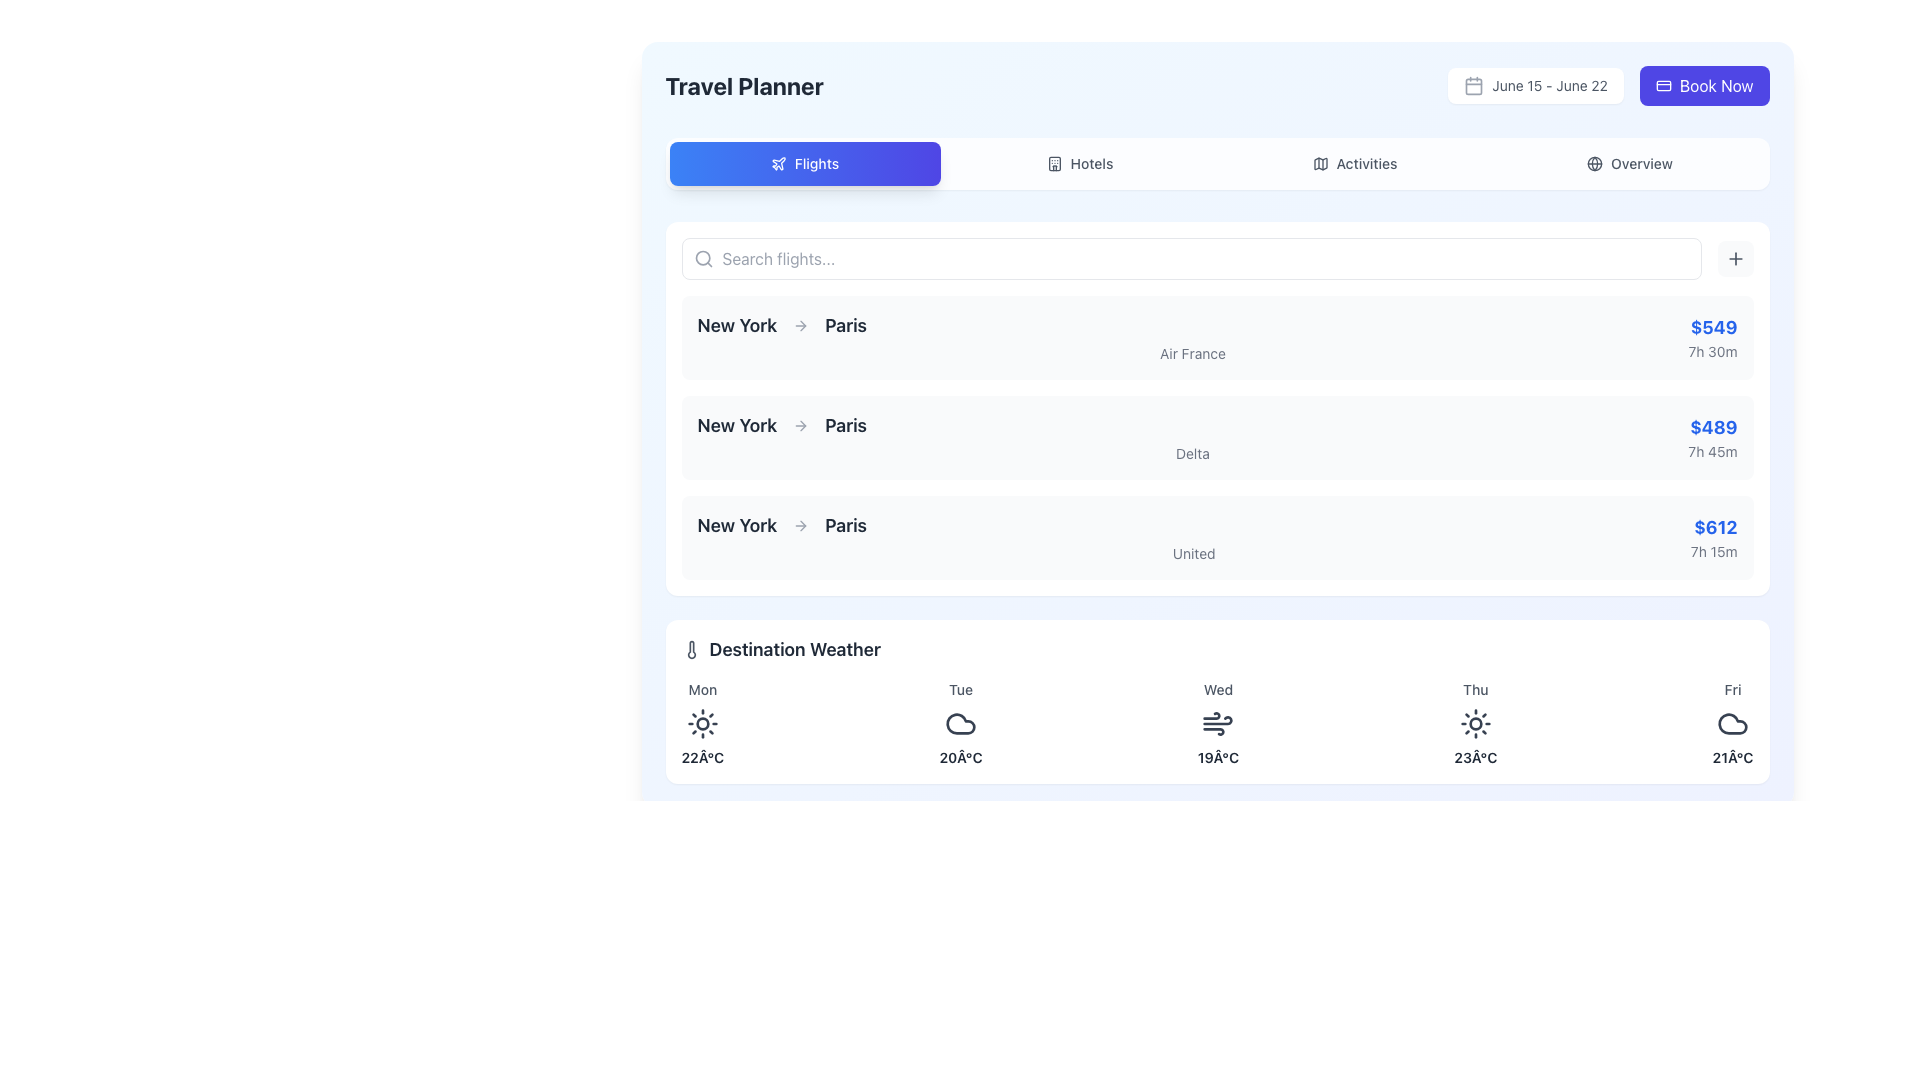 The height and width of the screenshot is (1080, 1920). What do you see at coordinates (1712, 437) in the screenshot?
I see `price and duration information displayed as '$489' and '7h 45m' in bold blue and gray text, respectively, located in the bottom-right corner of the second row of flight options` at bounding box center [1712, 437].